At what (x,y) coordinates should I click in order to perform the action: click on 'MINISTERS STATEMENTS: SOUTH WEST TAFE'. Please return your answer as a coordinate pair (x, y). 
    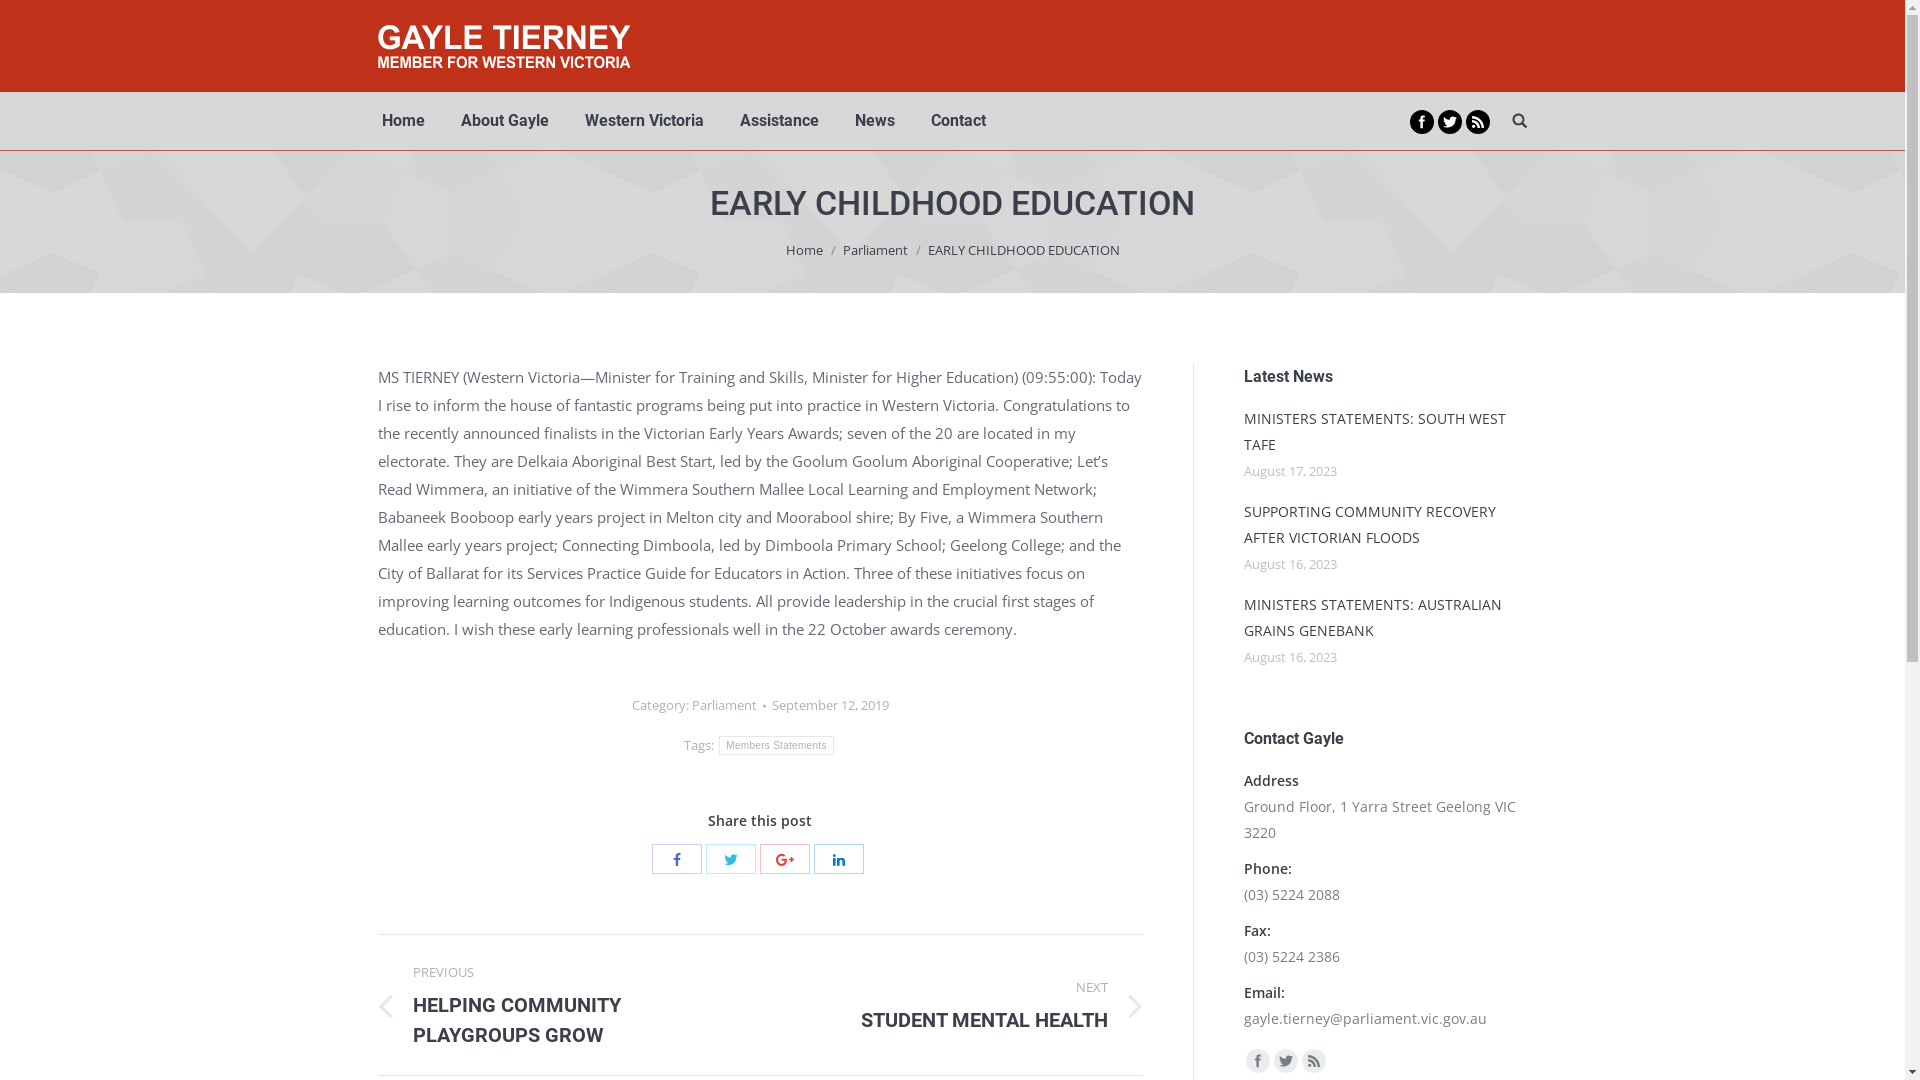
    Looking at the image, I should click on (1385, 431).